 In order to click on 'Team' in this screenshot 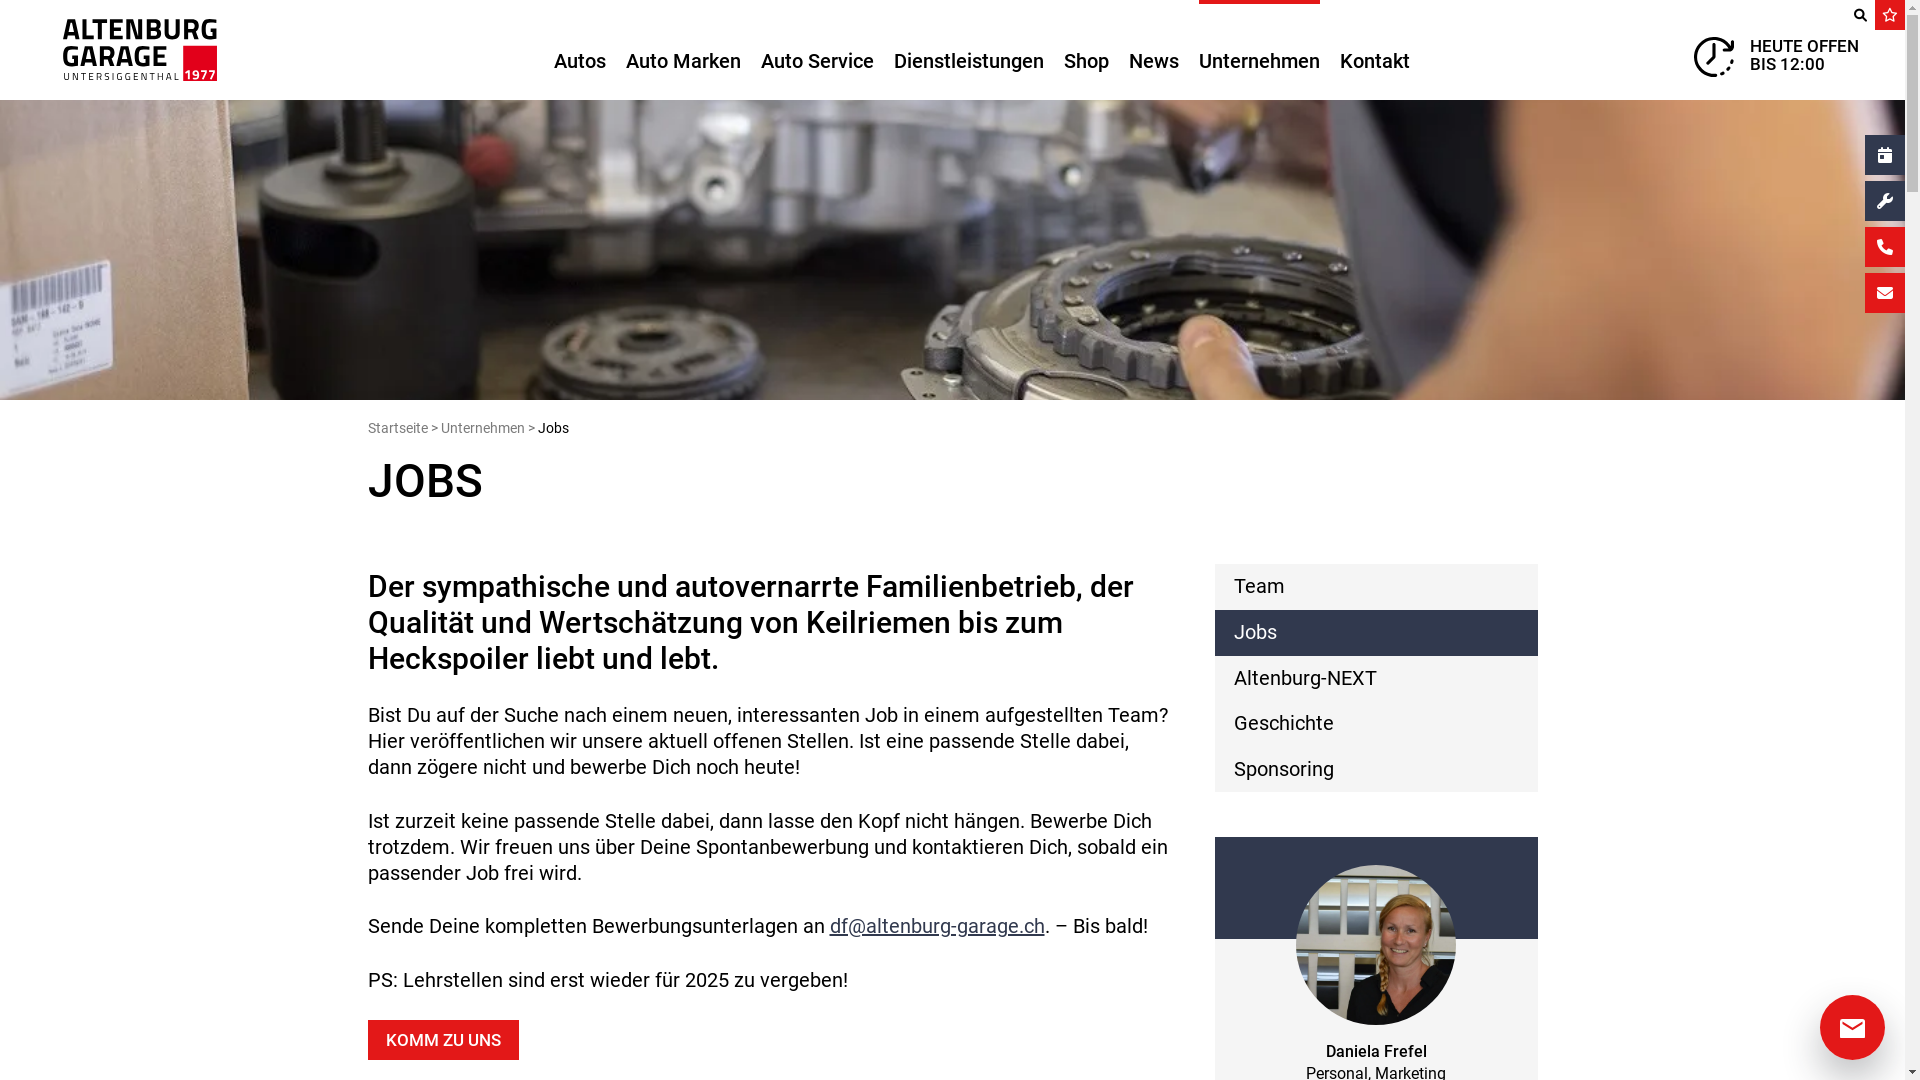, I will do `click(1374, 585)`.